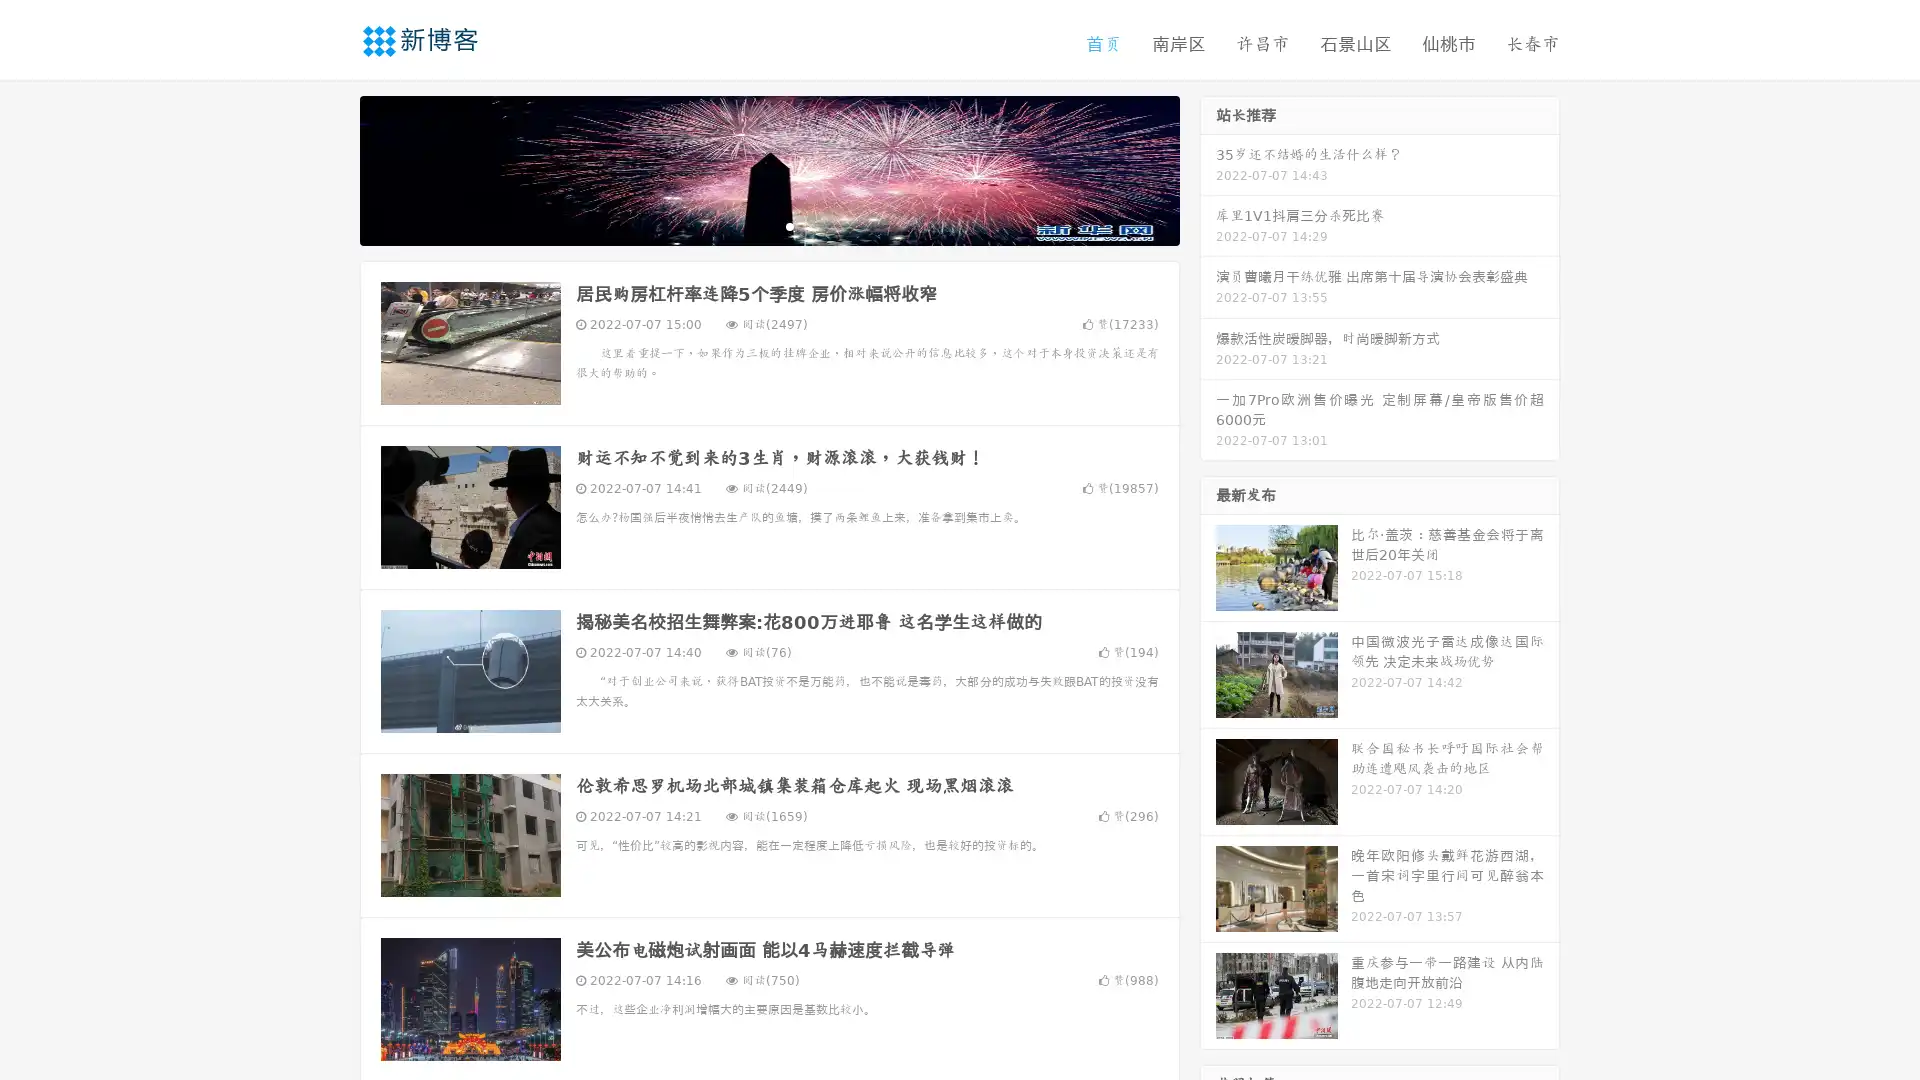 This screenshot has height=1080, width=1920. I want to click on Go to slide 2, so click(768, 225).